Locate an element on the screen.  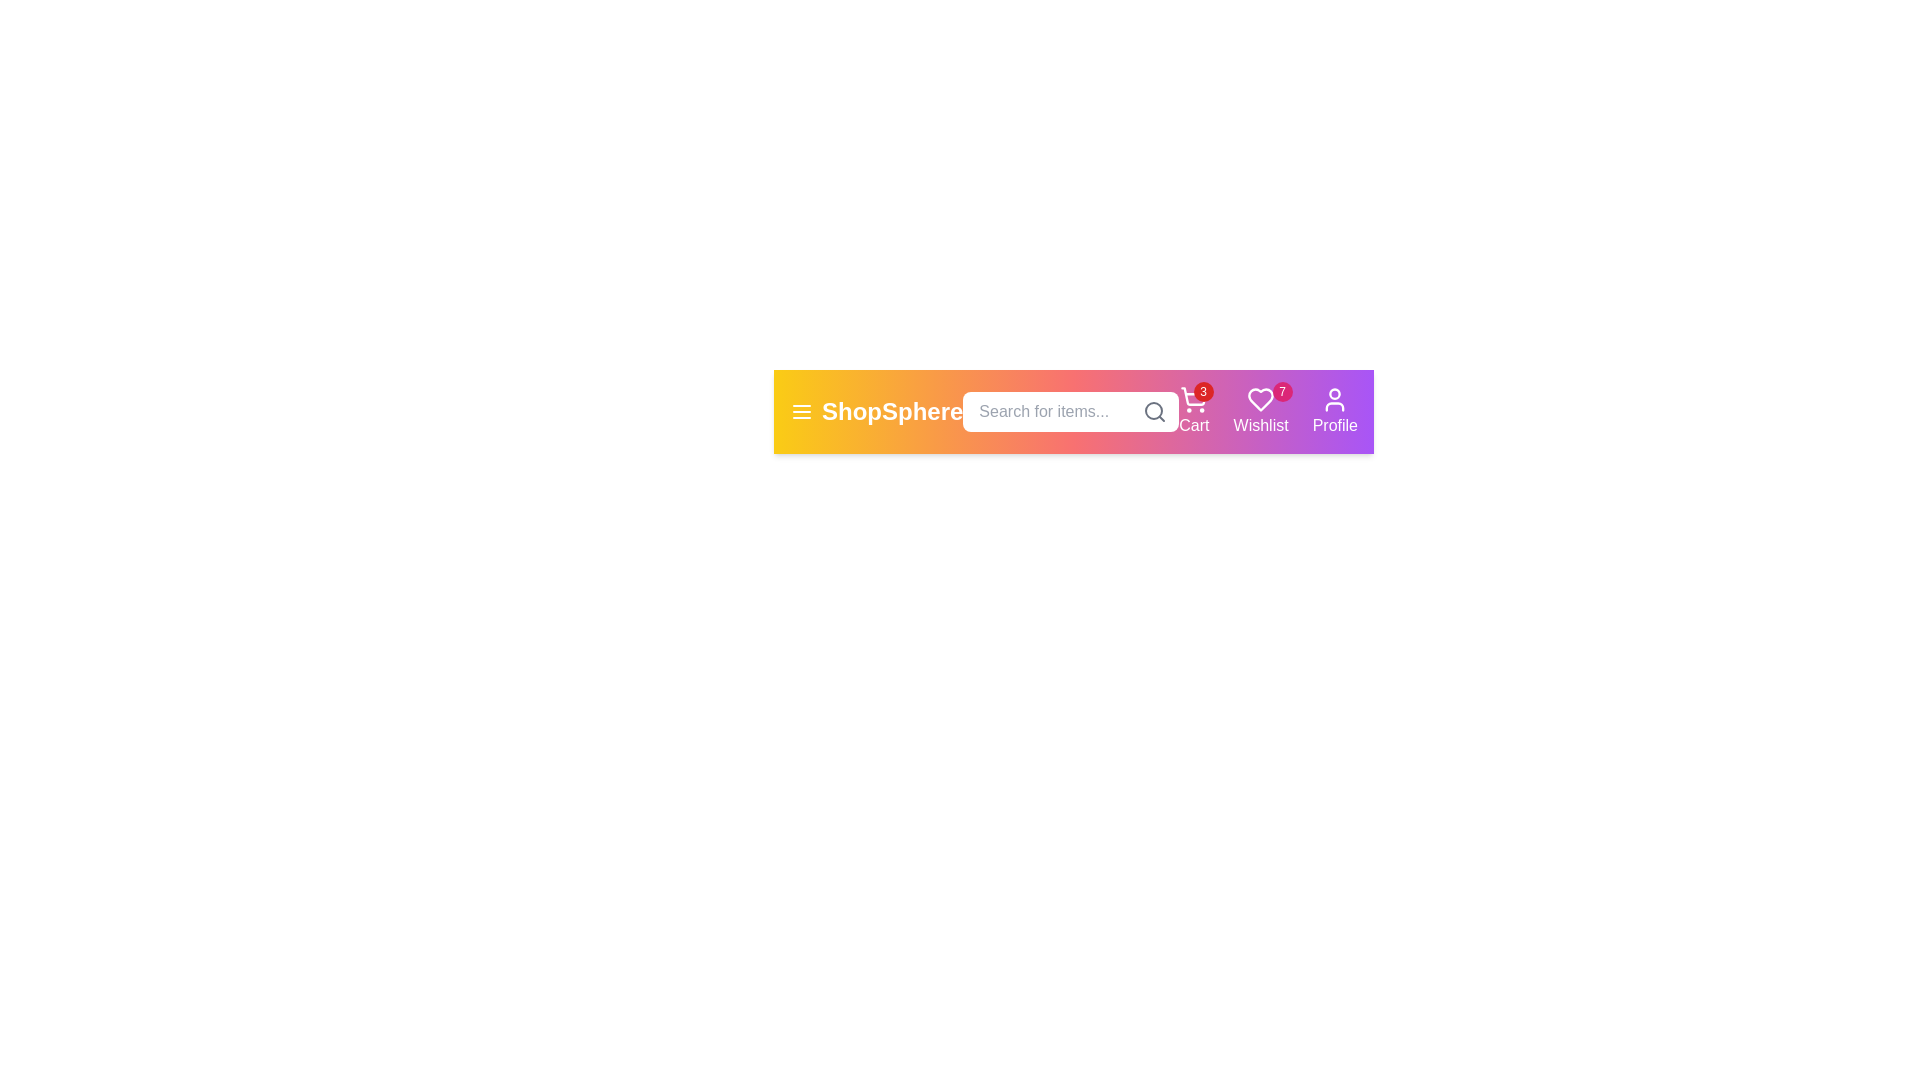
the menu icon to toggle the menu is located at coordinates (801, 411).